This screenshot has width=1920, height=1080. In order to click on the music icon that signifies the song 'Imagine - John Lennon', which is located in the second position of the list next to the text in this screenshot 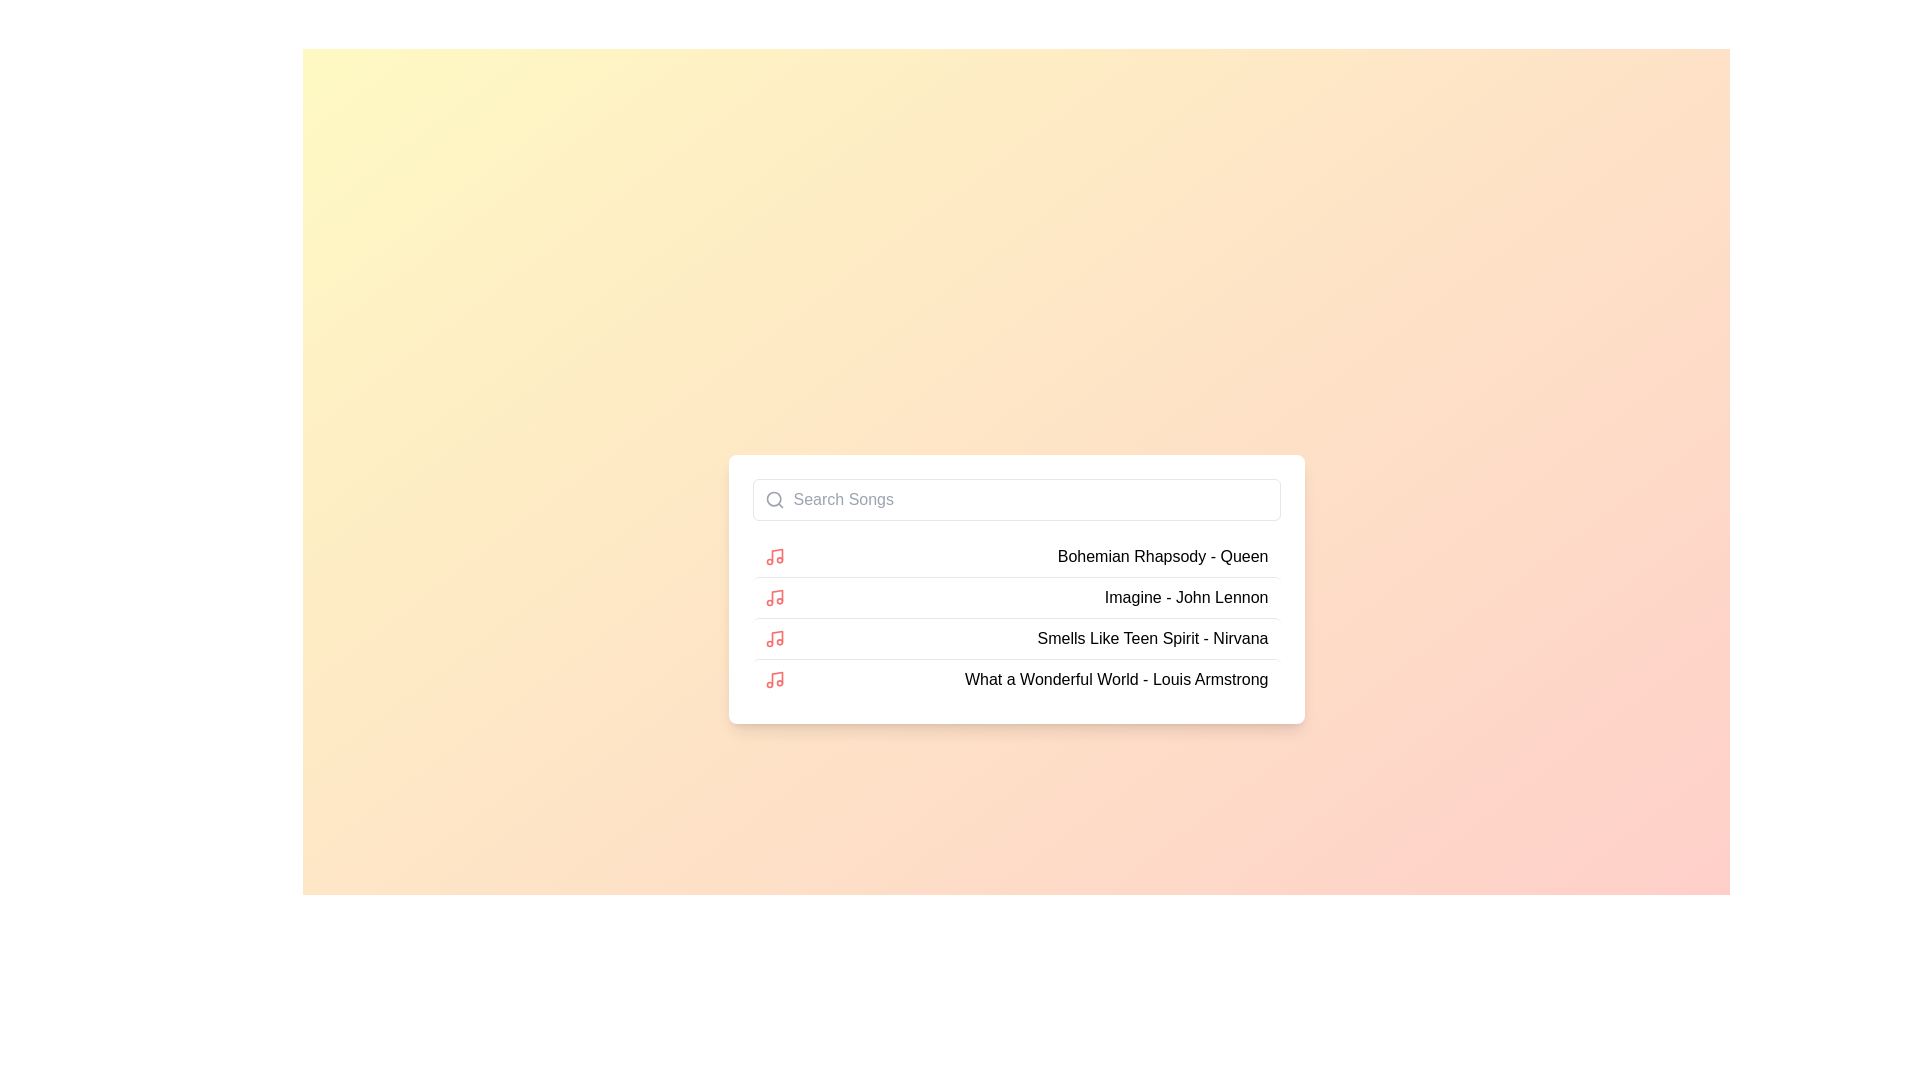, I will do `click(776, 595)`.